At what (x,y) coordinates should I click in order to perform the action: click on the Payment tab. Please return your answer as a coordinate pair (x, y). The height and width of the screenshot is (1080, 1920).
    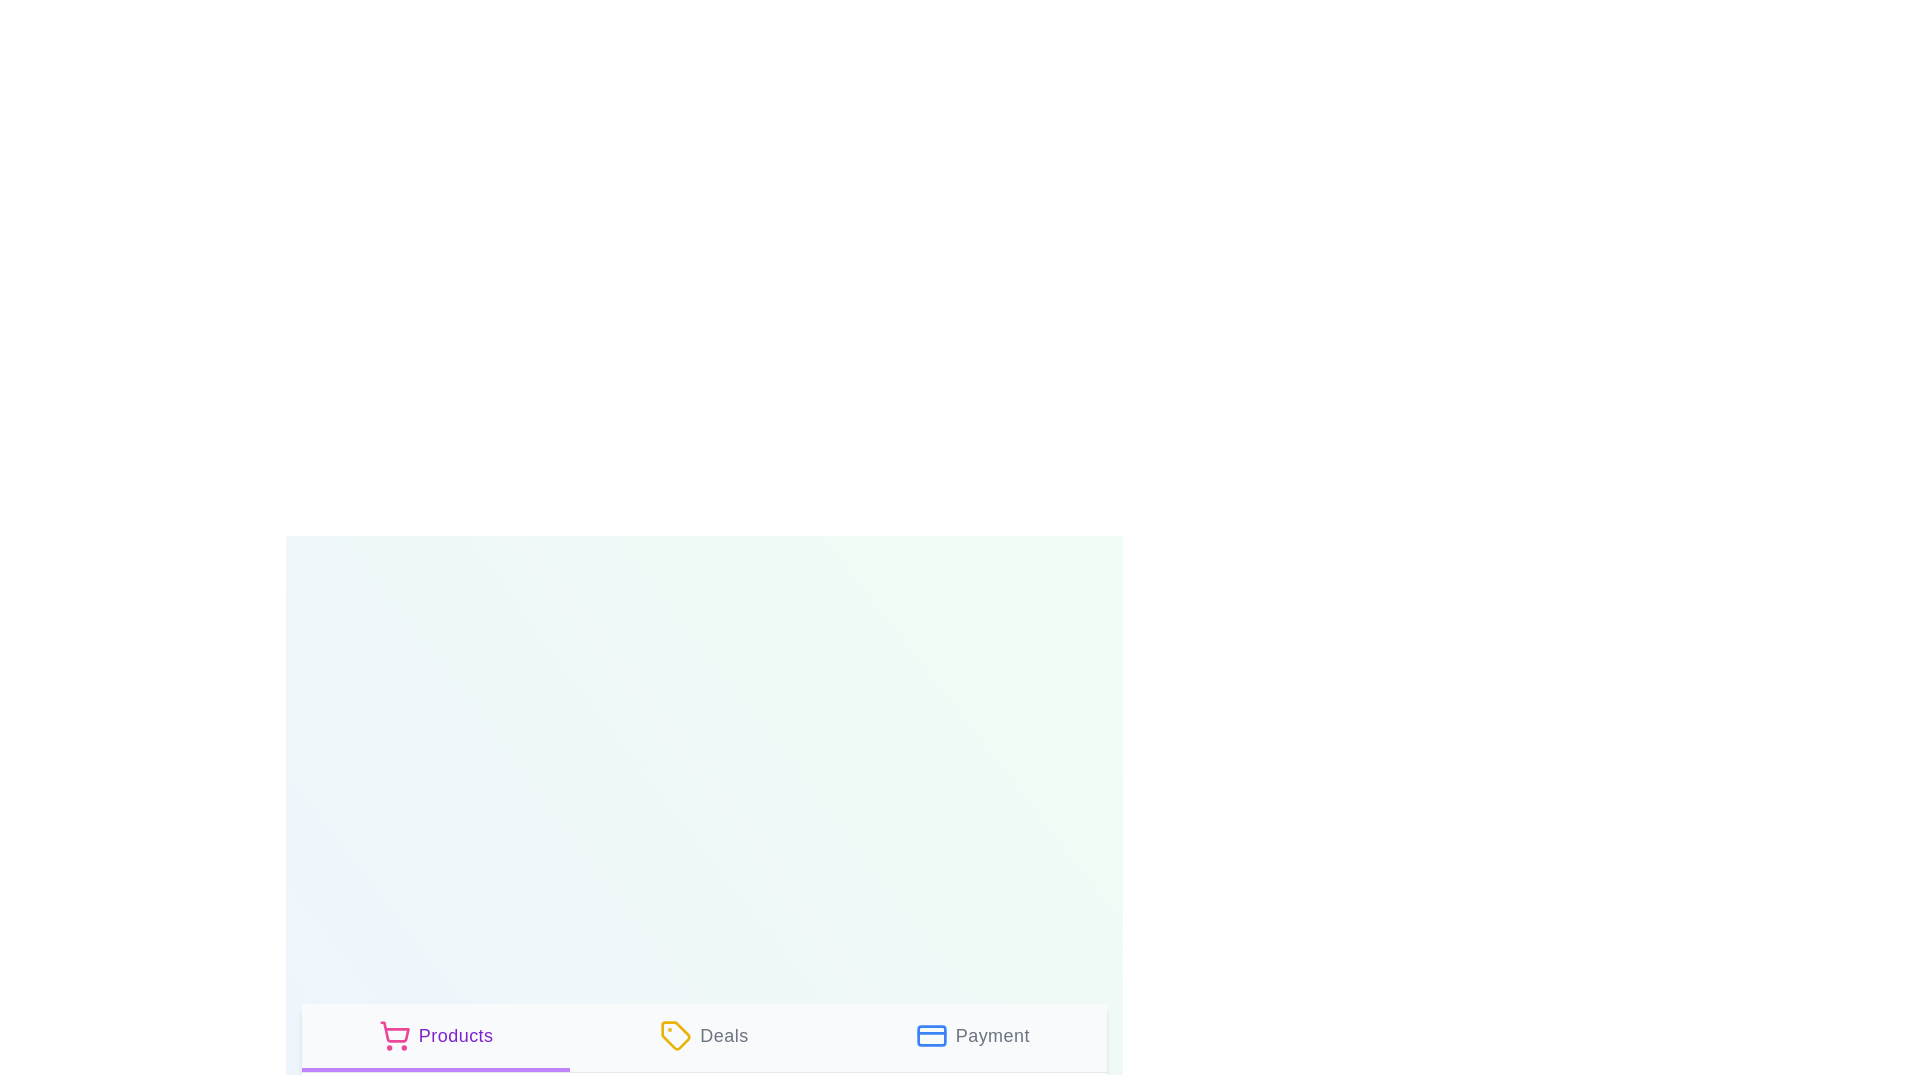
    Looking at the image, I should click on (972, 1036).